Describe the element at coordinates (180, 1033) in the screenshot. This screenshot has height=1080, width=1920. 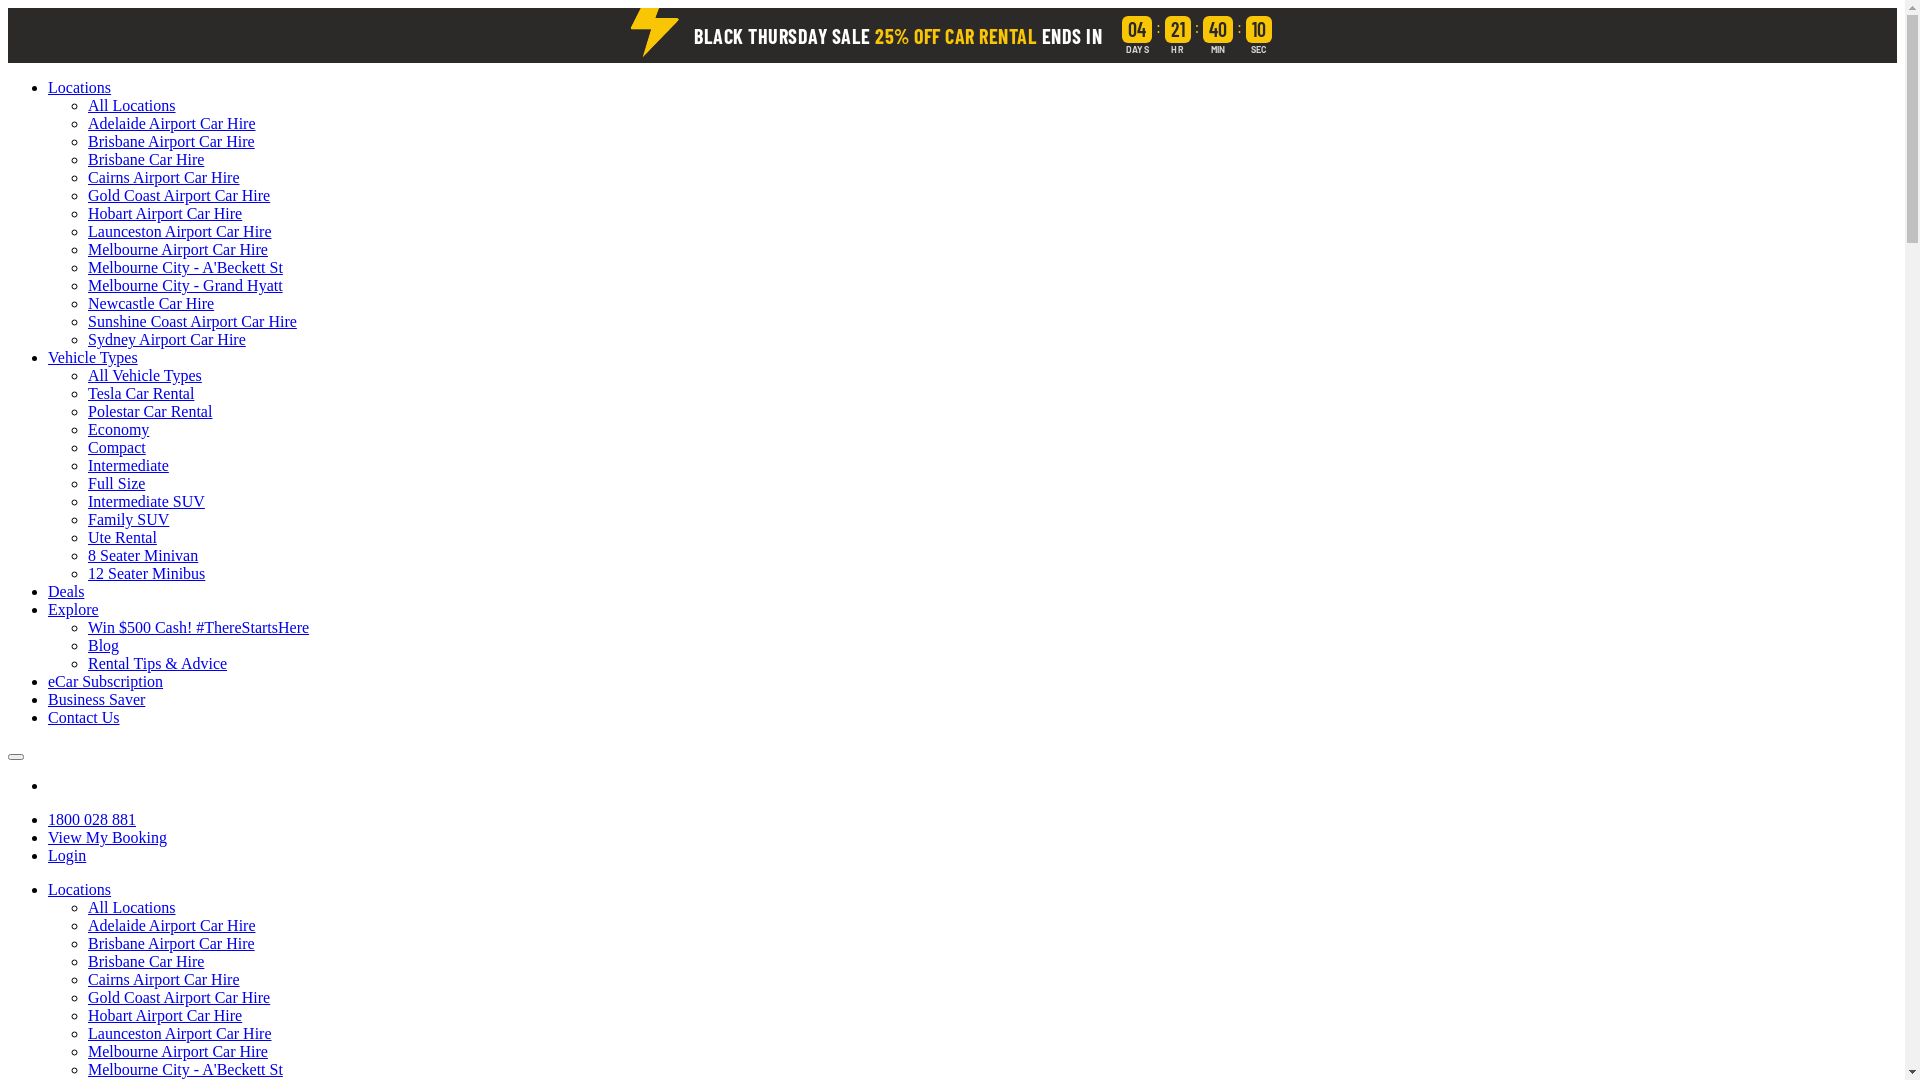
I see `'Launceston Airport Car Hire'` at that location.